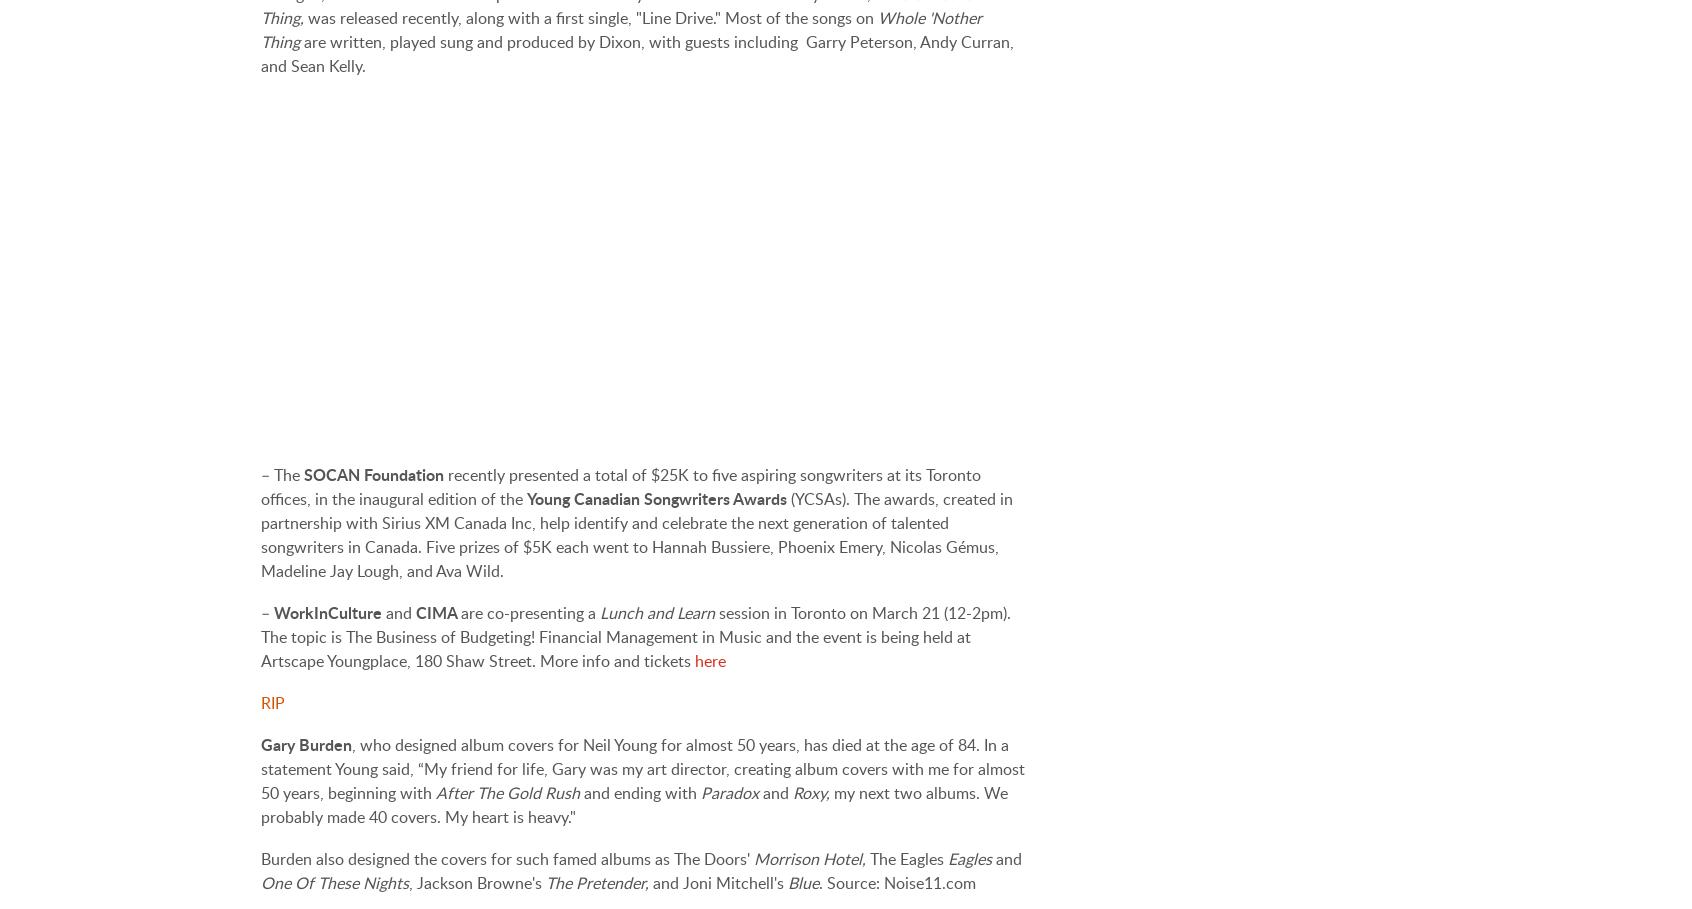  Describe the element at coordinates (970, 858) in the screenshot. I see `'Eagles'` at that location.